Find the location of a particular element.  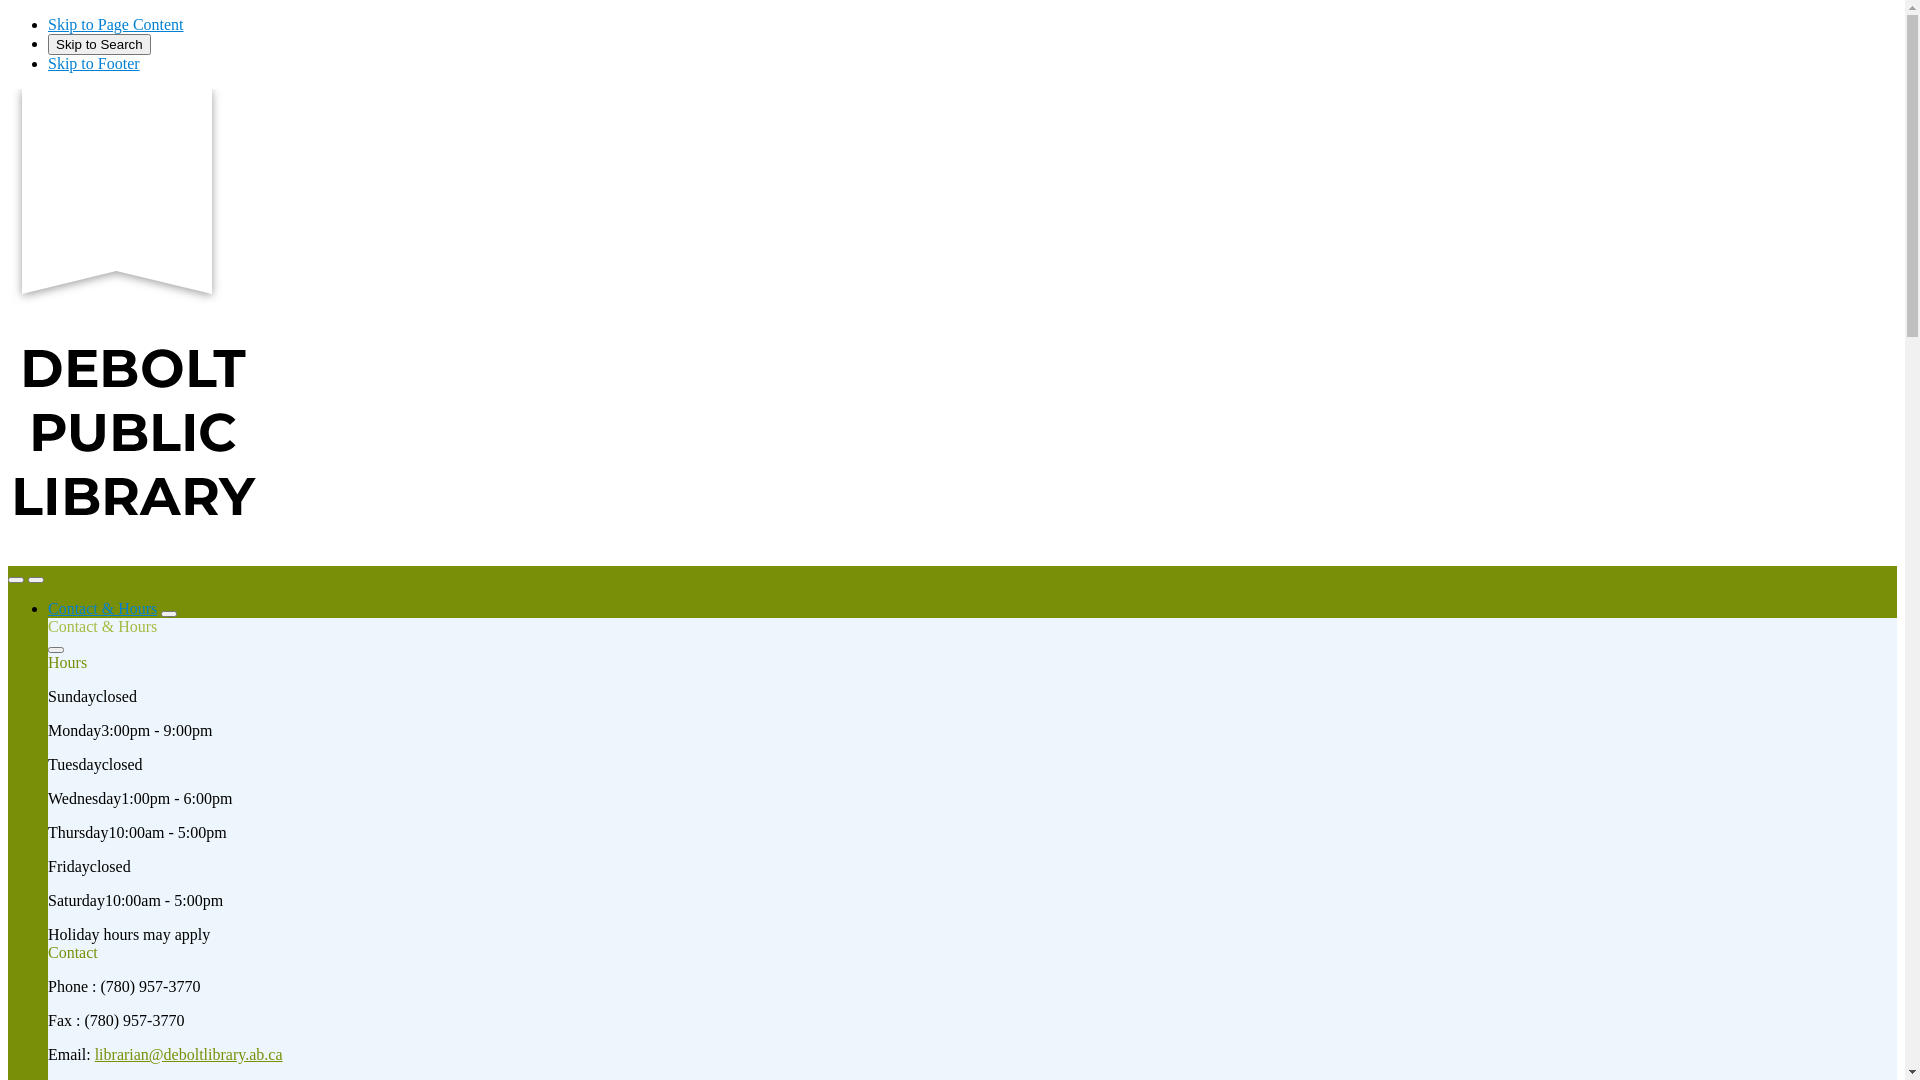

'librarian@deboltlibrary.ab.ca' is located at coordinates (188, 1053).